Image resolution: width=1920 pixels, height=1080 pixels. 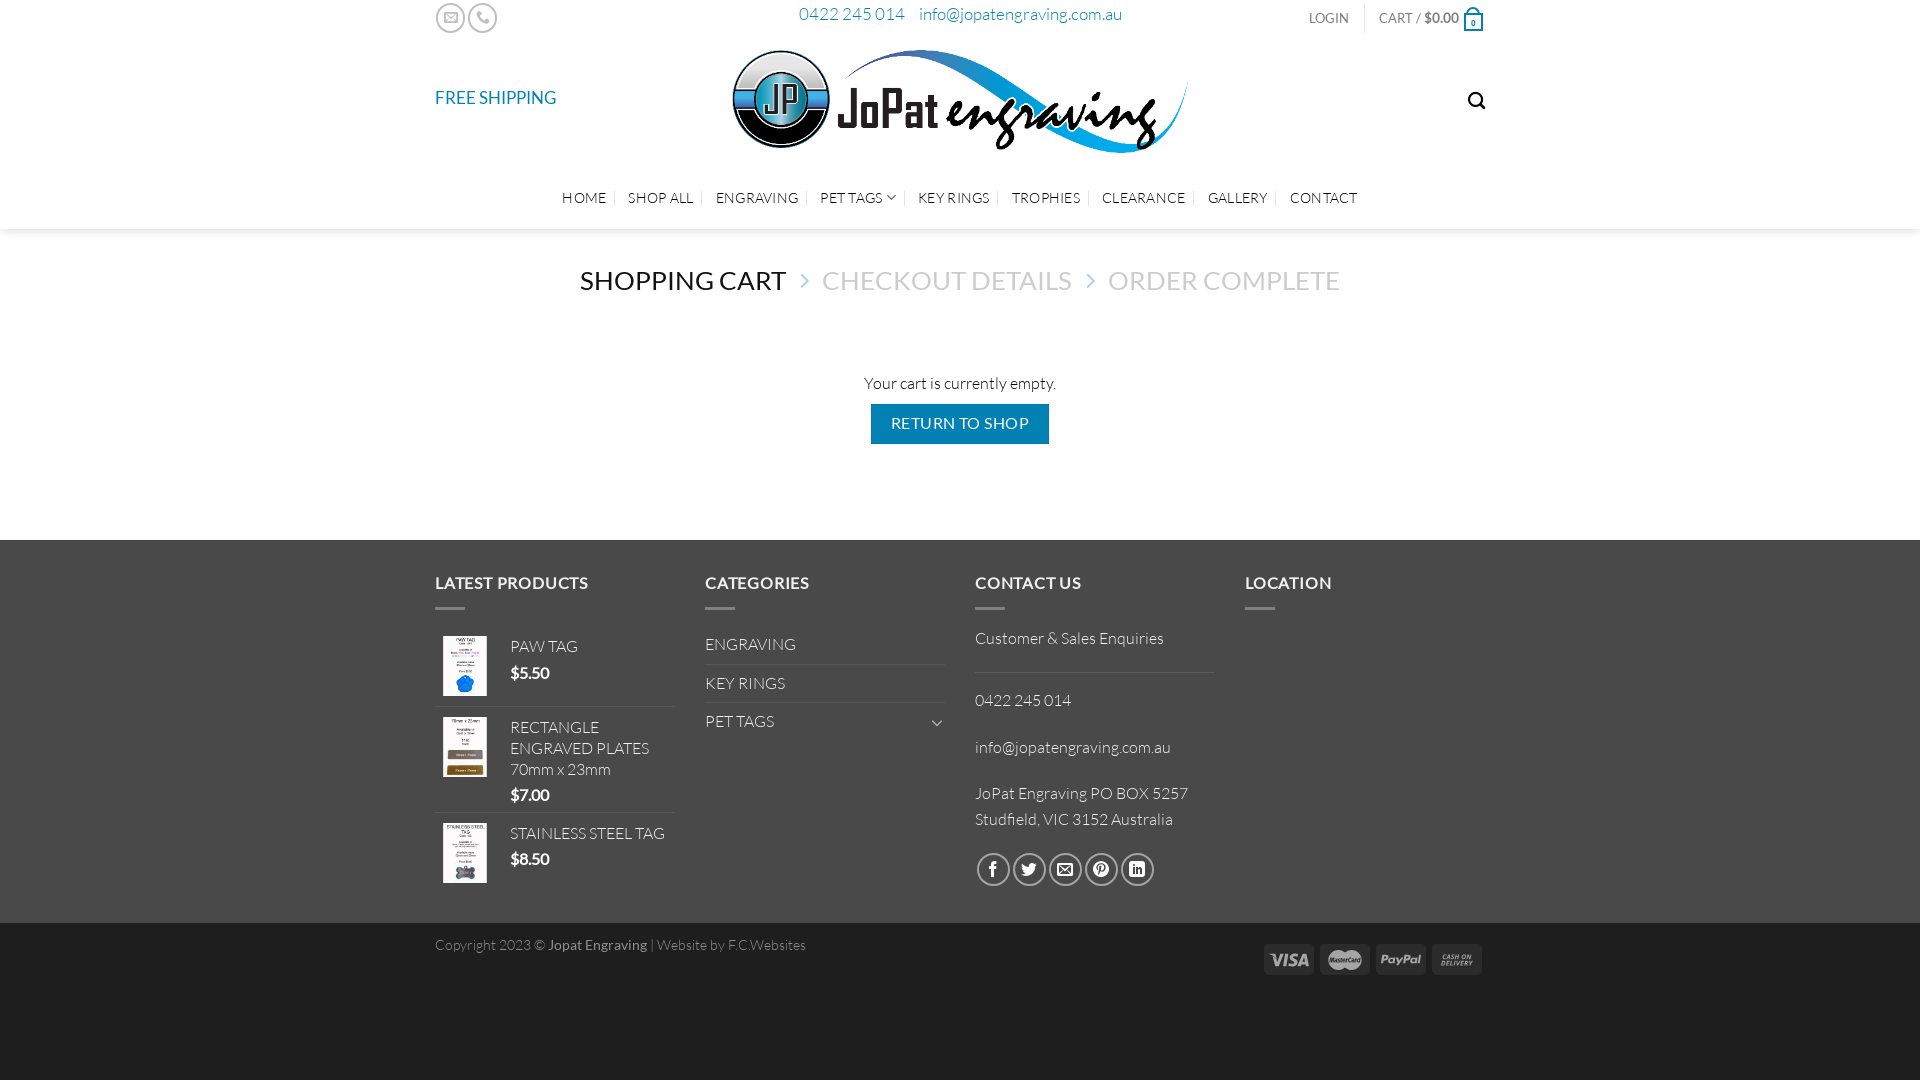 I want to click on 'CART / $0.00, so click(x=1430, y=18).